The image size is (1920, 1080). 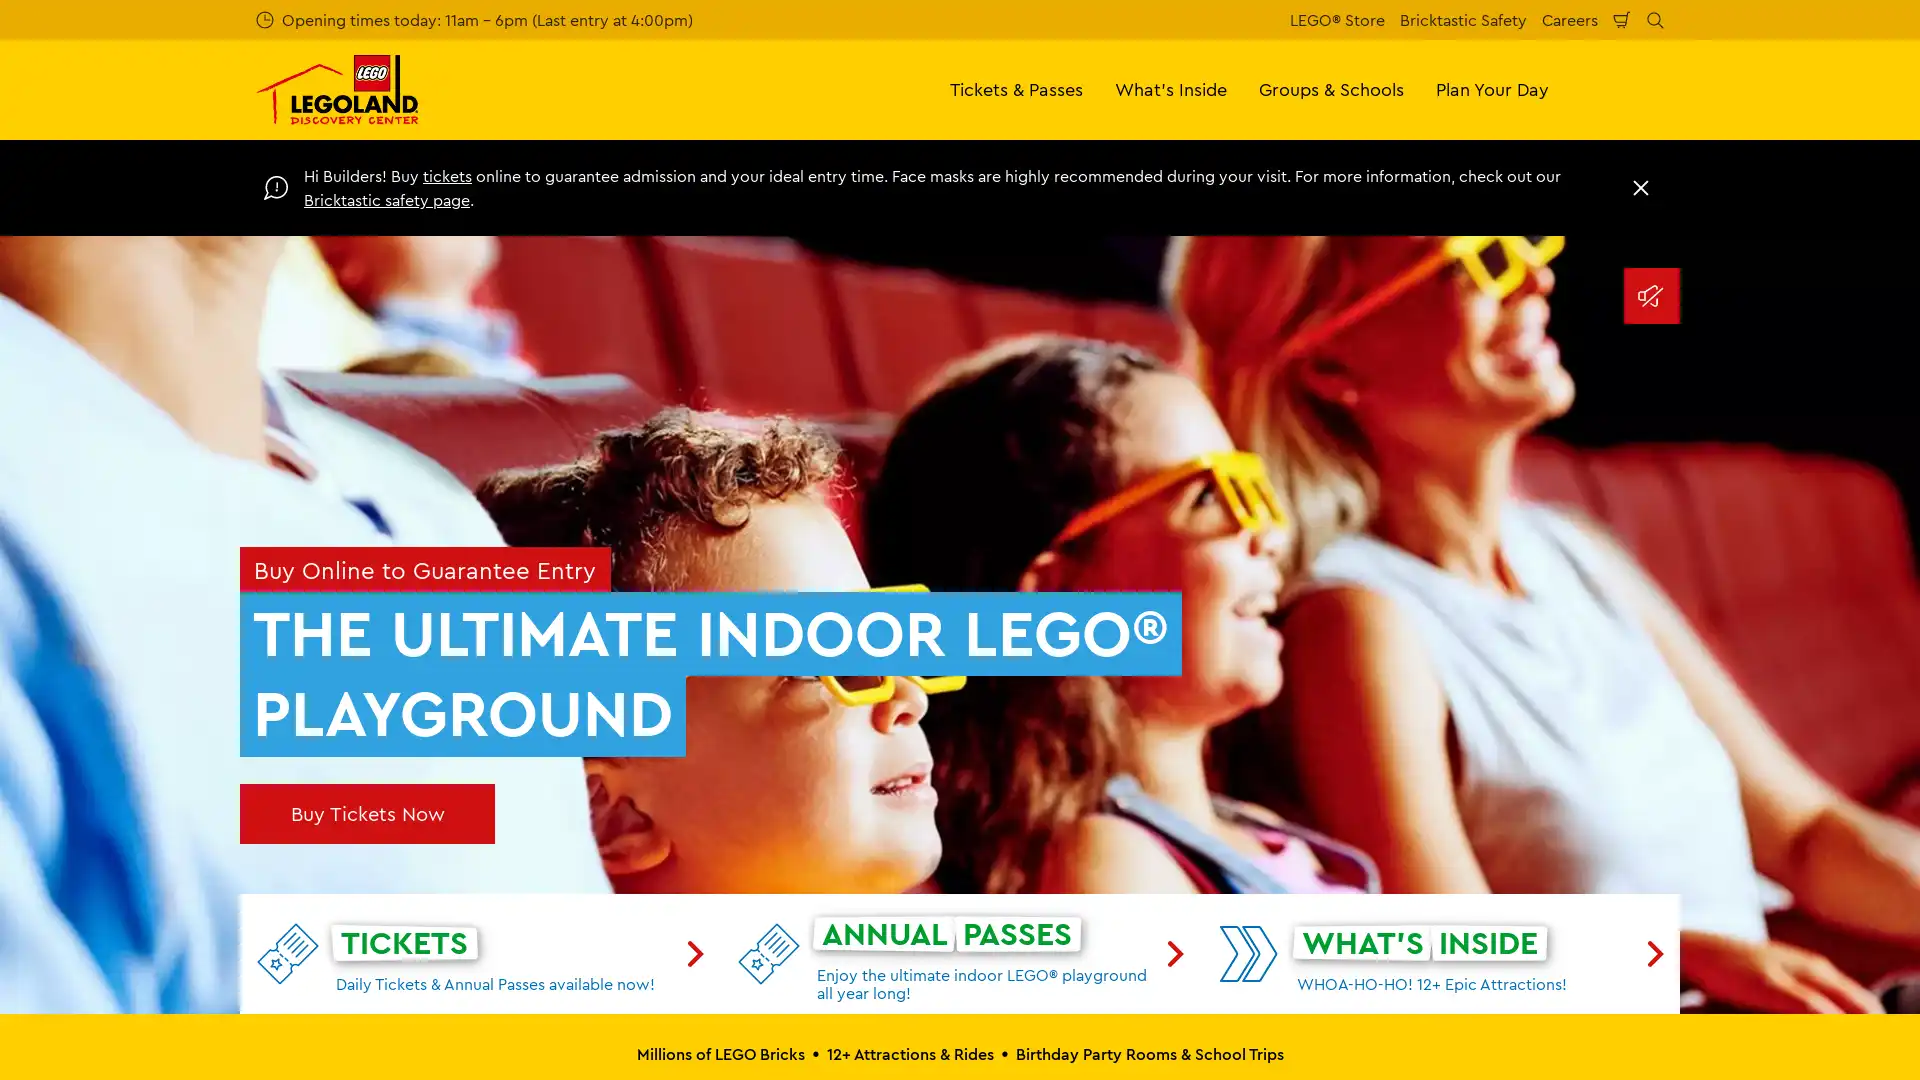 What do you see at coordinates (1331, 88) in the screenshot?
I see `Groups & Schools` at bounding box center [1331, 88].